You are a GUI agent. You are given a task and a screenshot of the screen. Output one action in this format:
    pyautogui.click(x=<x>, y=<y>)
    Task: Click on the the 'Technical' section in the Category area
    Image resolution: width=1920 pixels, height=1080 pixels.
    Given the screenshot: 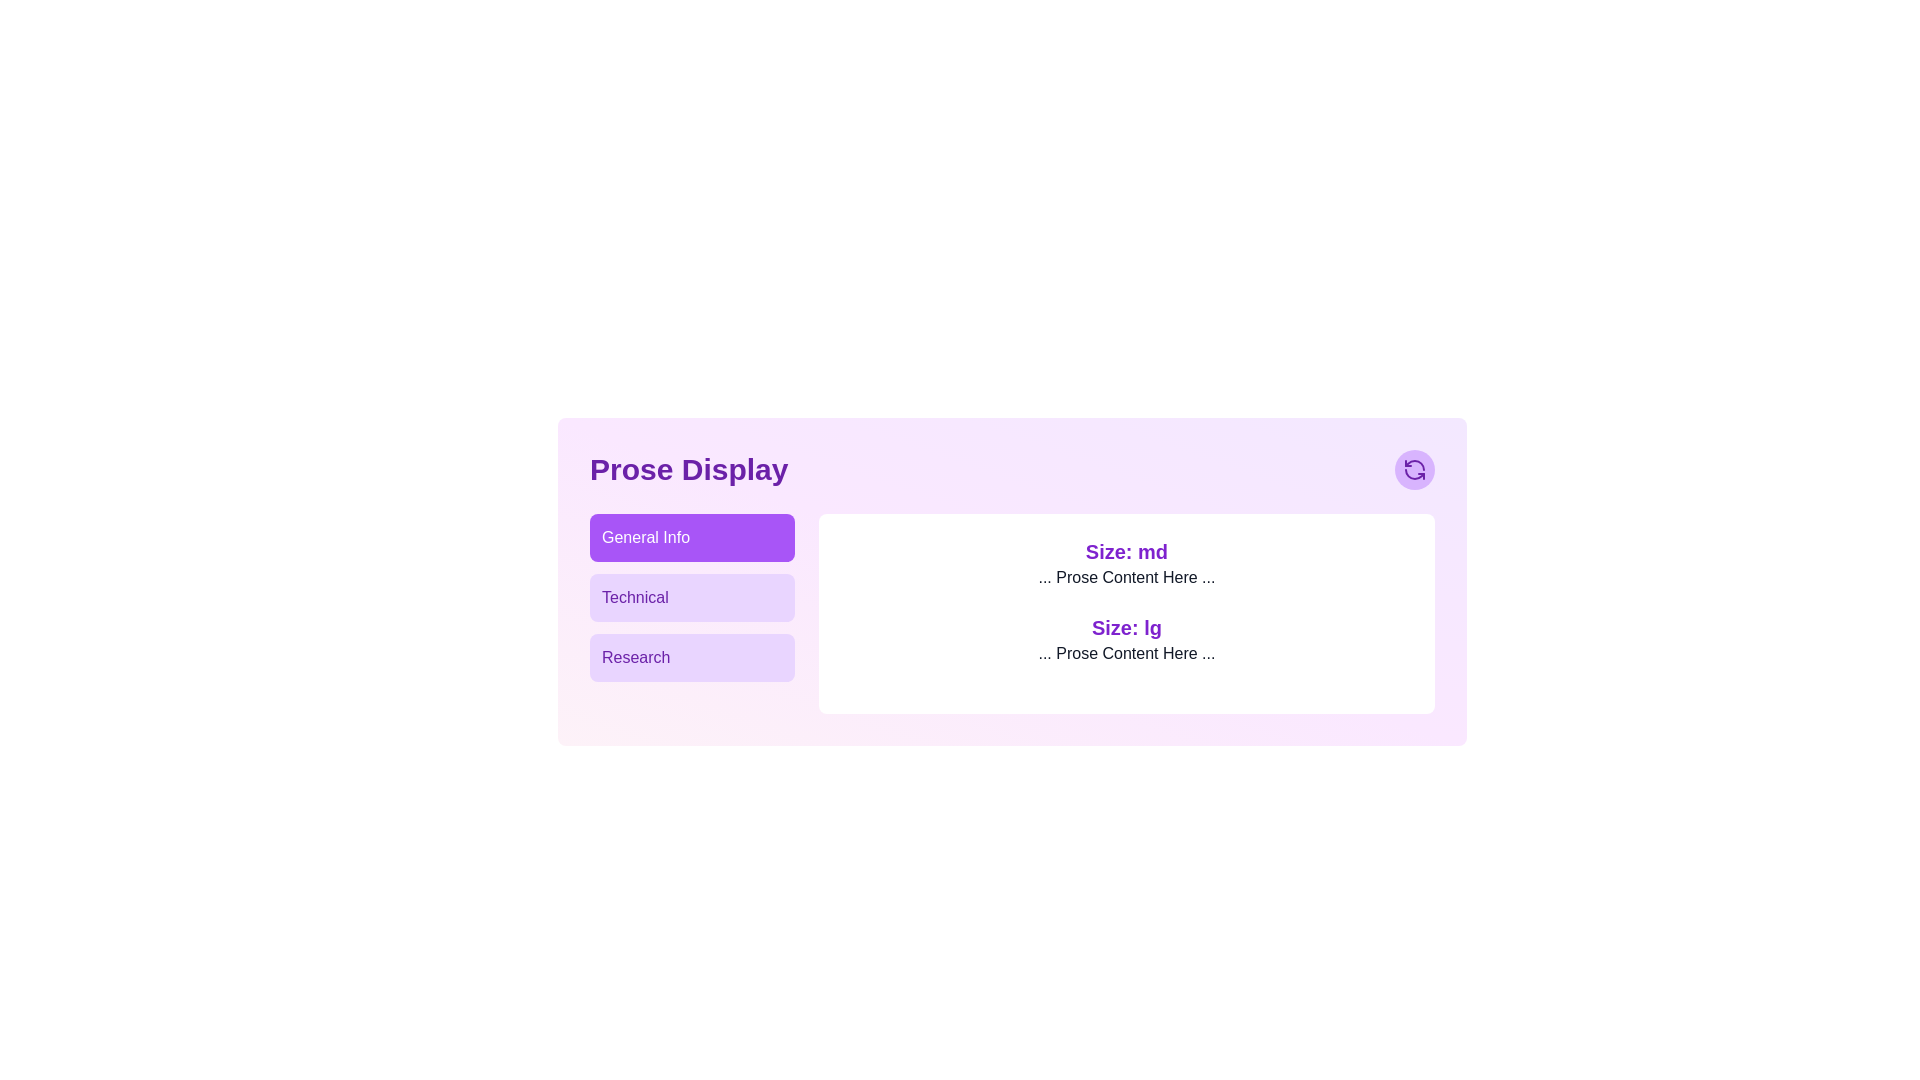 What is the action you would take?
    pyautogui.click(x=692, y=612)
    